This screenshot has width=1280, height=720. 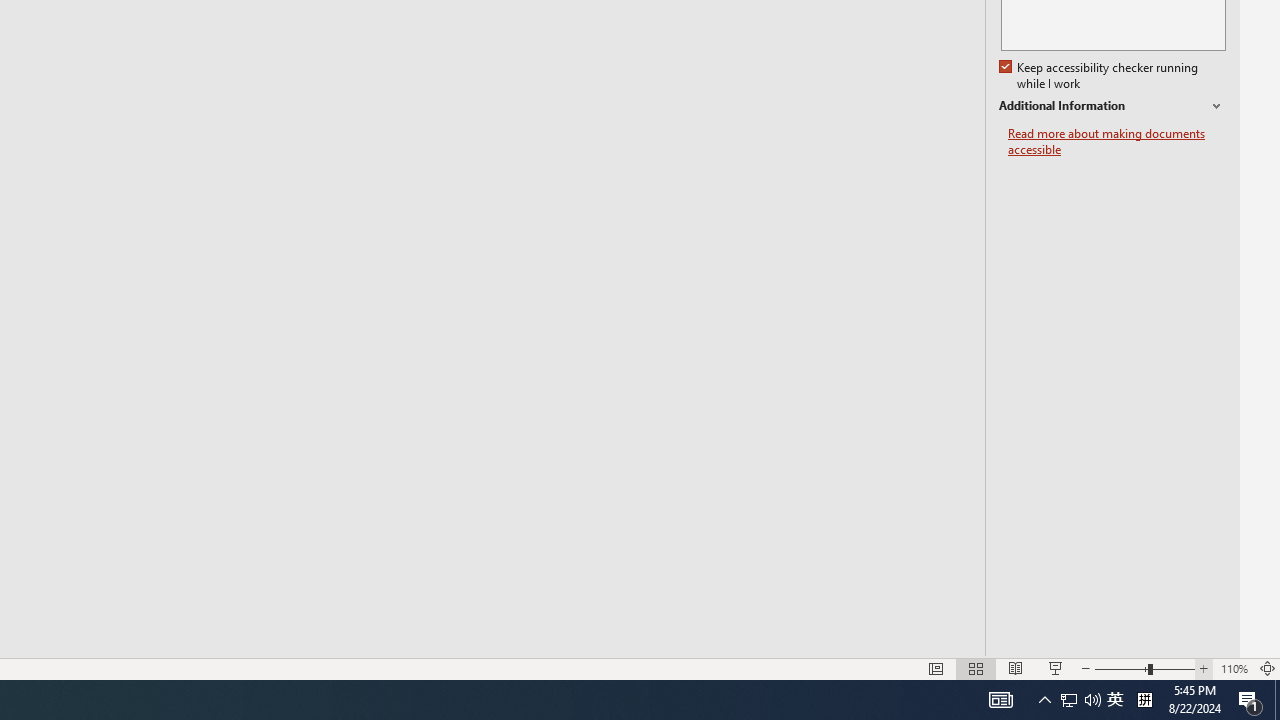 I want to click on 'Additional Information', so click(x=1111, y=106).